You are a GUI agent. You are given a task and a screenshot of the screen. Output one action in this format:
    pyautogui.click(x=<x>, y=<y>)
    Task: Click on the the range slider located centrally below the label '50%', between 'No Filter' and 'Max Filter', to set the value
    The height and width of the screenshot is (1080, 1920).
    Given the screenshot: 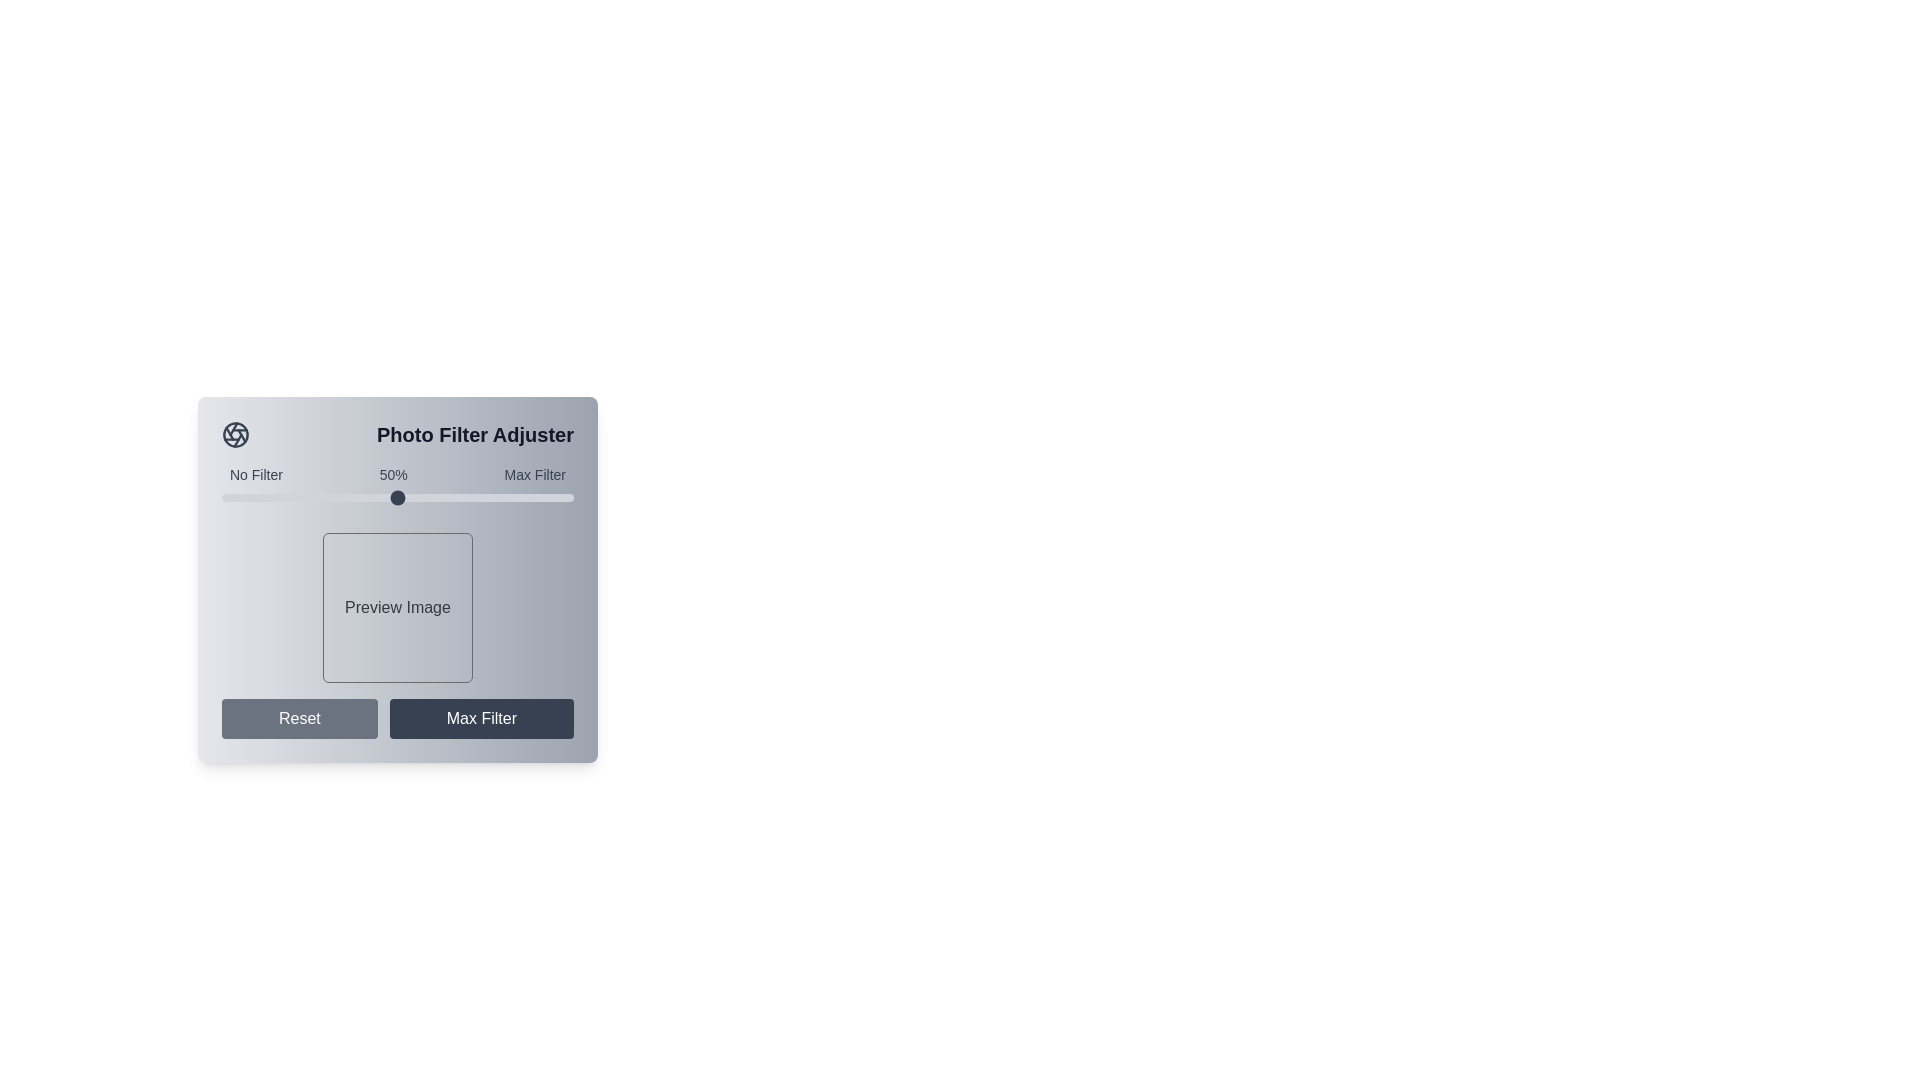 What is the action you would take?
    pyautogui.click(x=398, y=496)
    